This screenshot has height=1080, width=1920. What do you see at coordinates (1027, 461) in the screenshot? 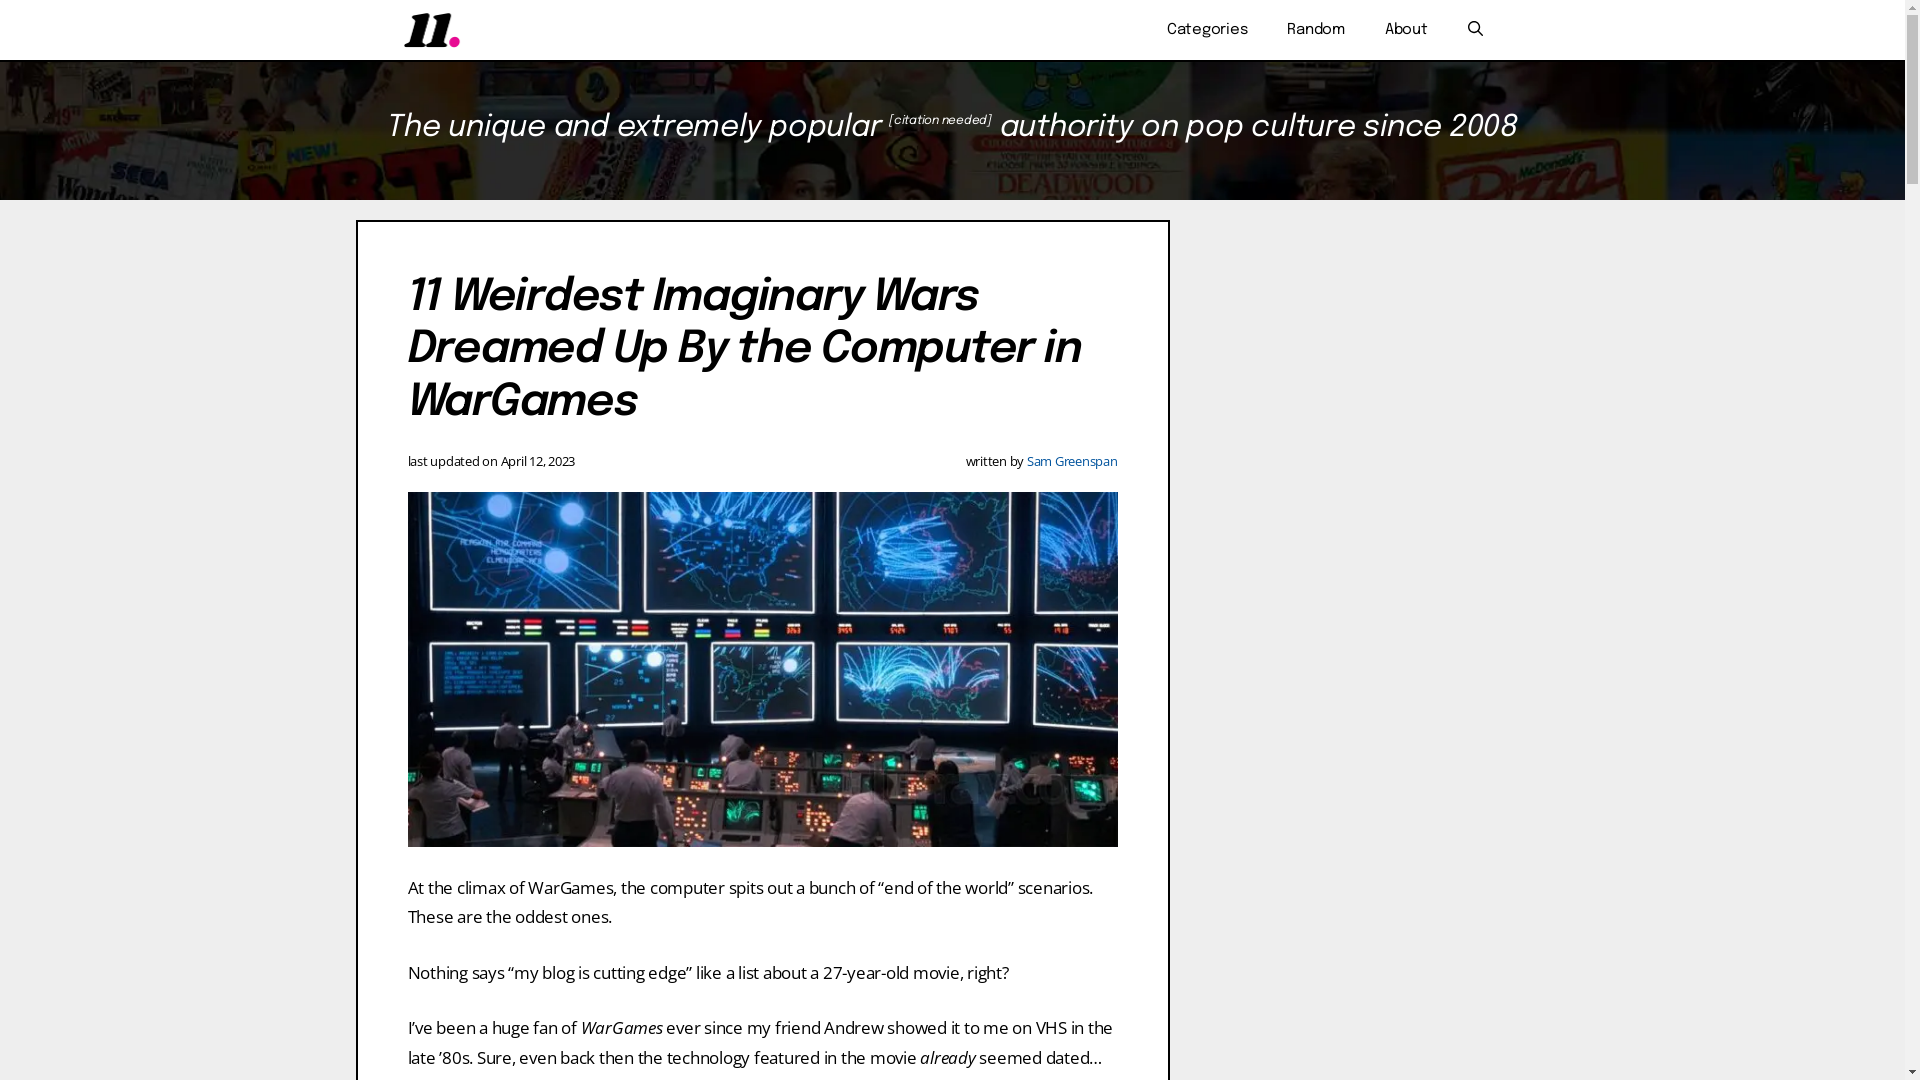
I see `'Sam Greenspan'` at bounding box center [1027, 461].